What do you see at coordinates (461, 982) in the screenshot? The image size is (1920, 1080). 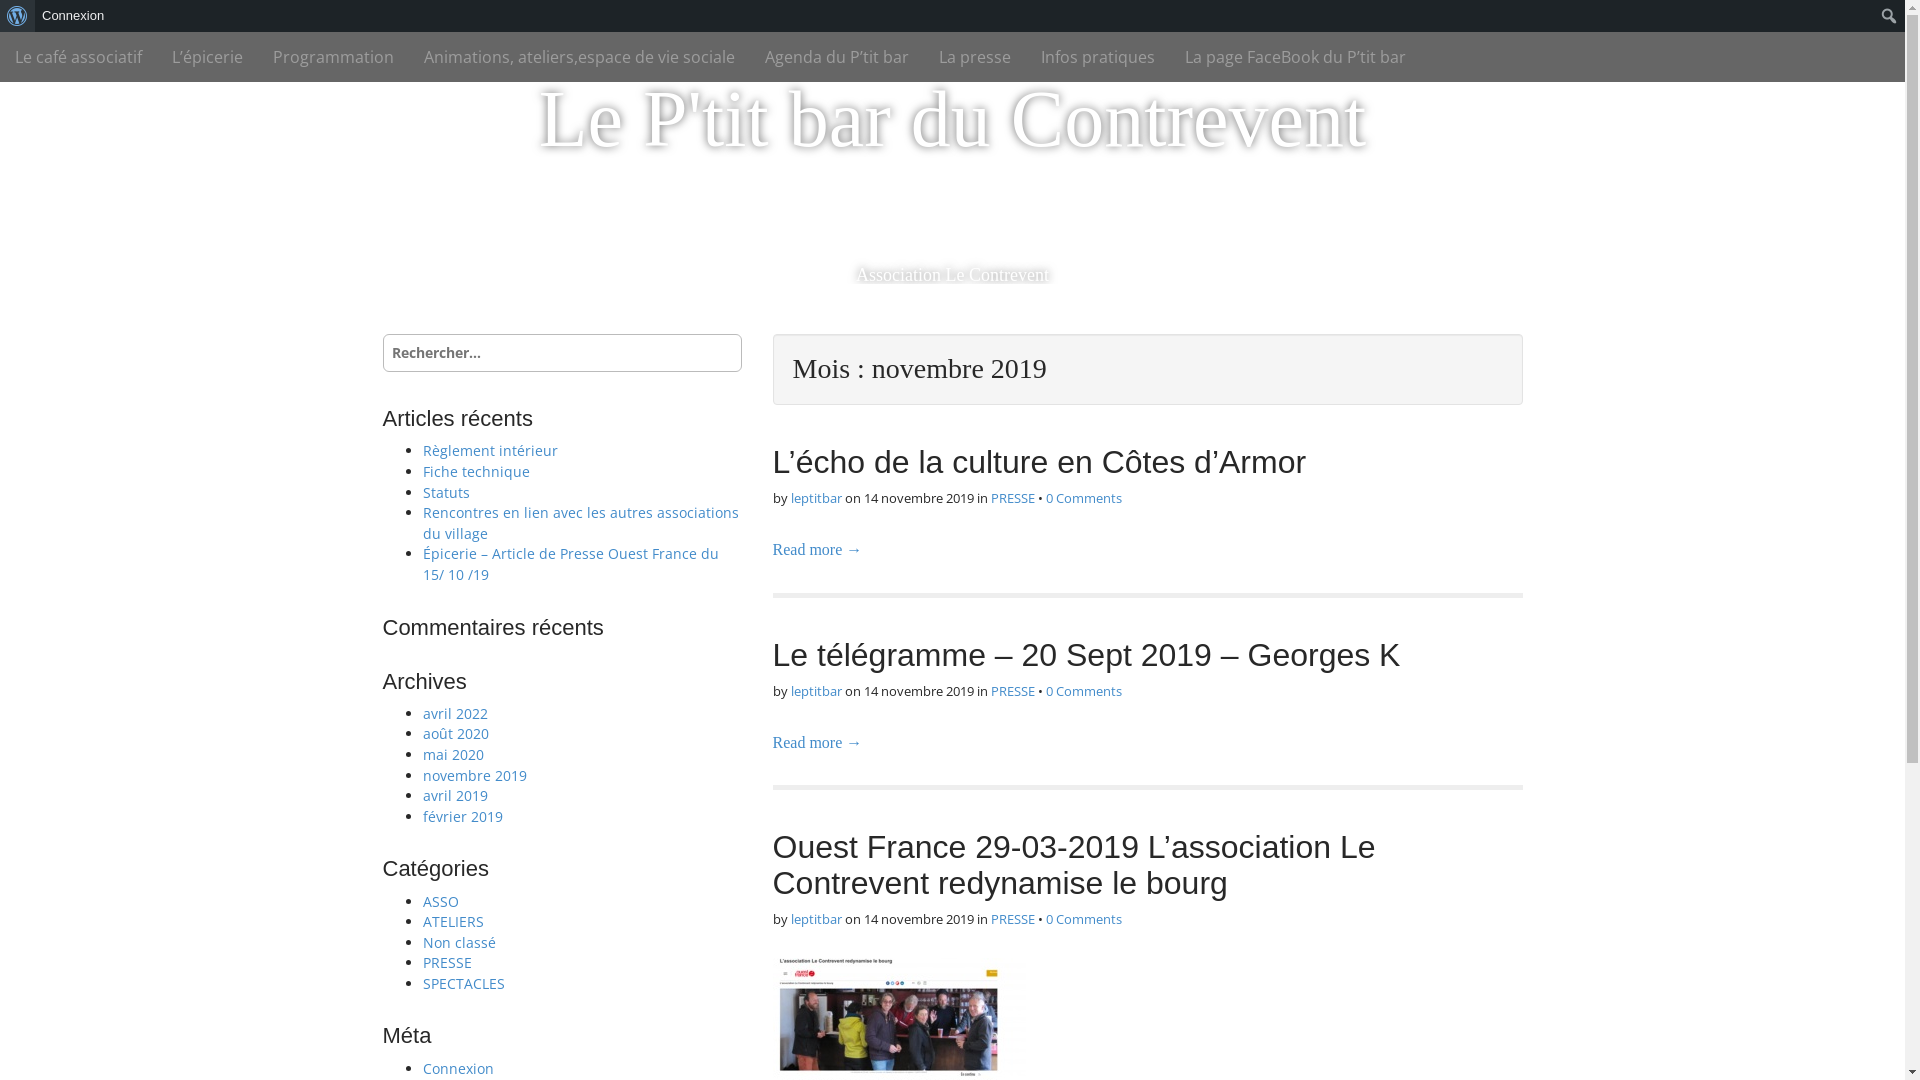 I see `'SPECTACLES'` at bounding box center [461, 982].